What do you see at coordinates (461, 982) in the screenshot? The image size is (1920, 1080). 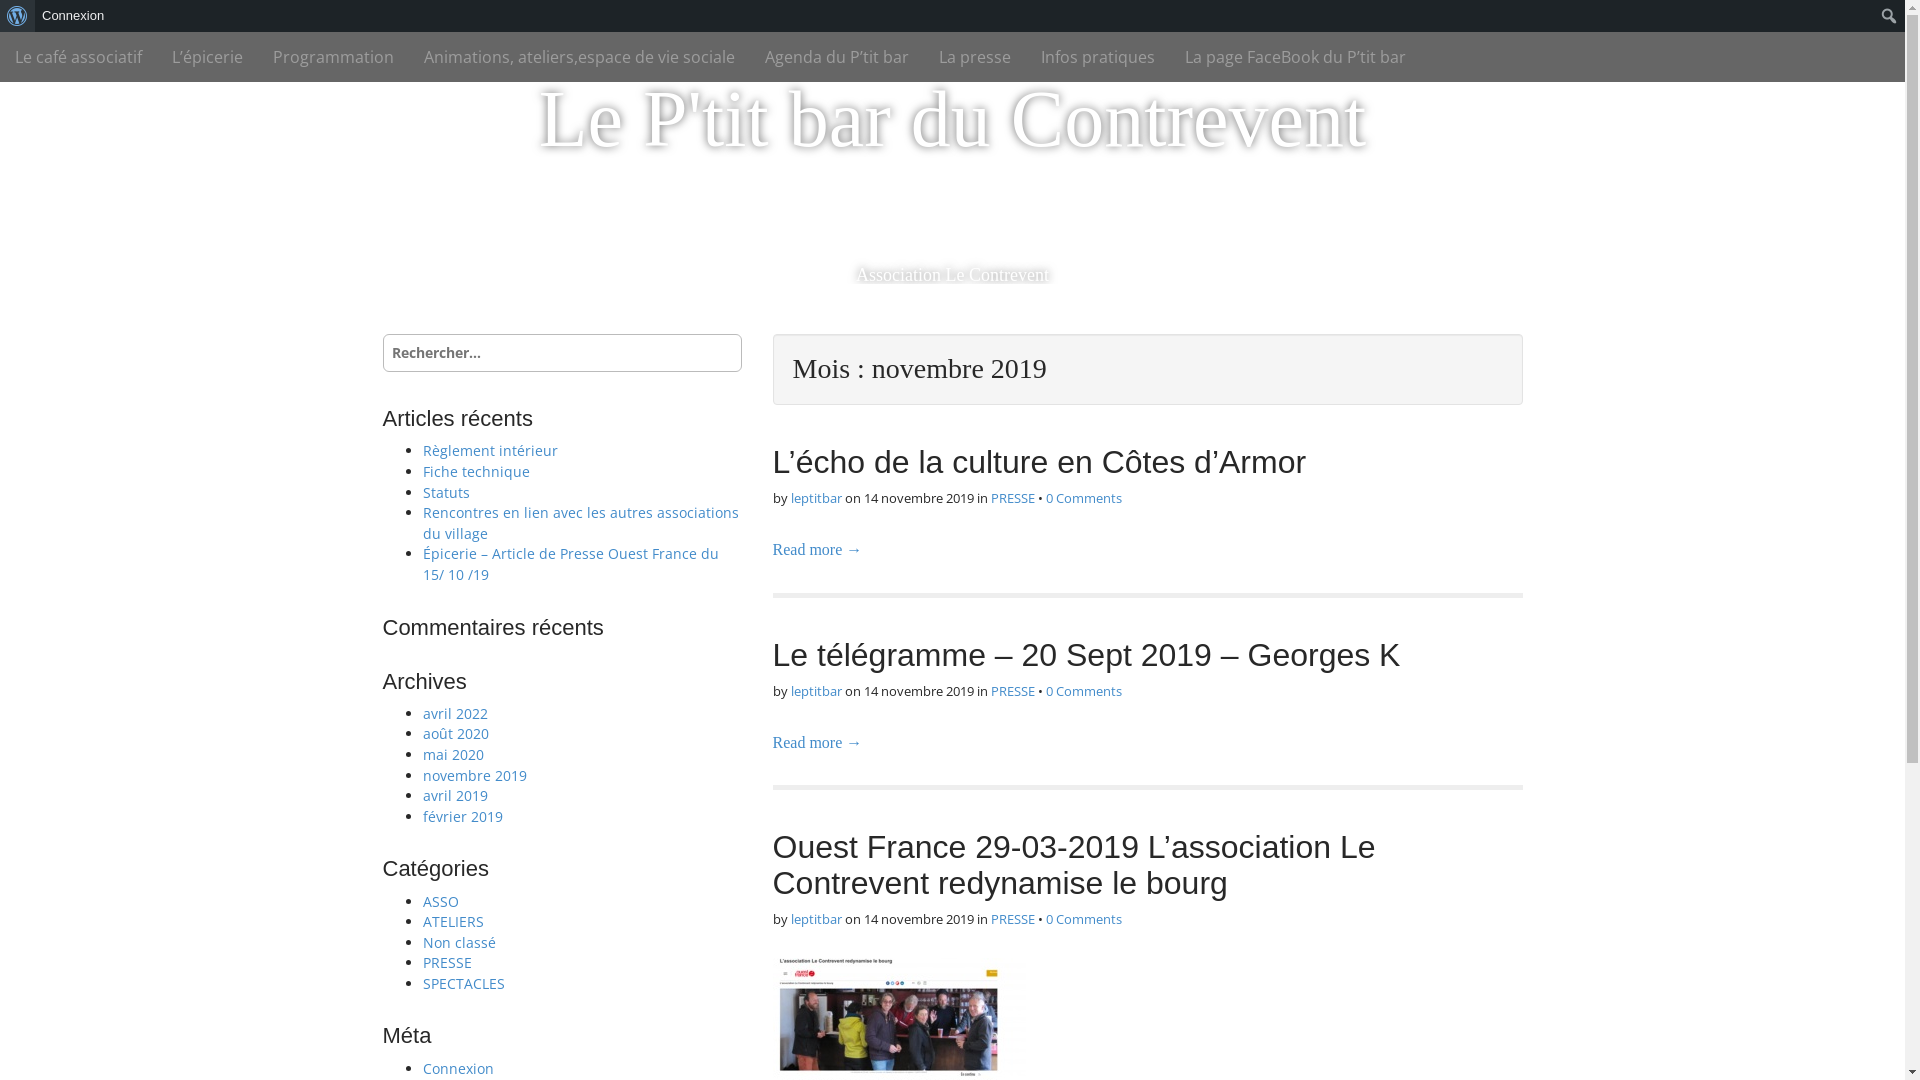 I see `'SPECTACLES'` at bounding box center [461, 982].